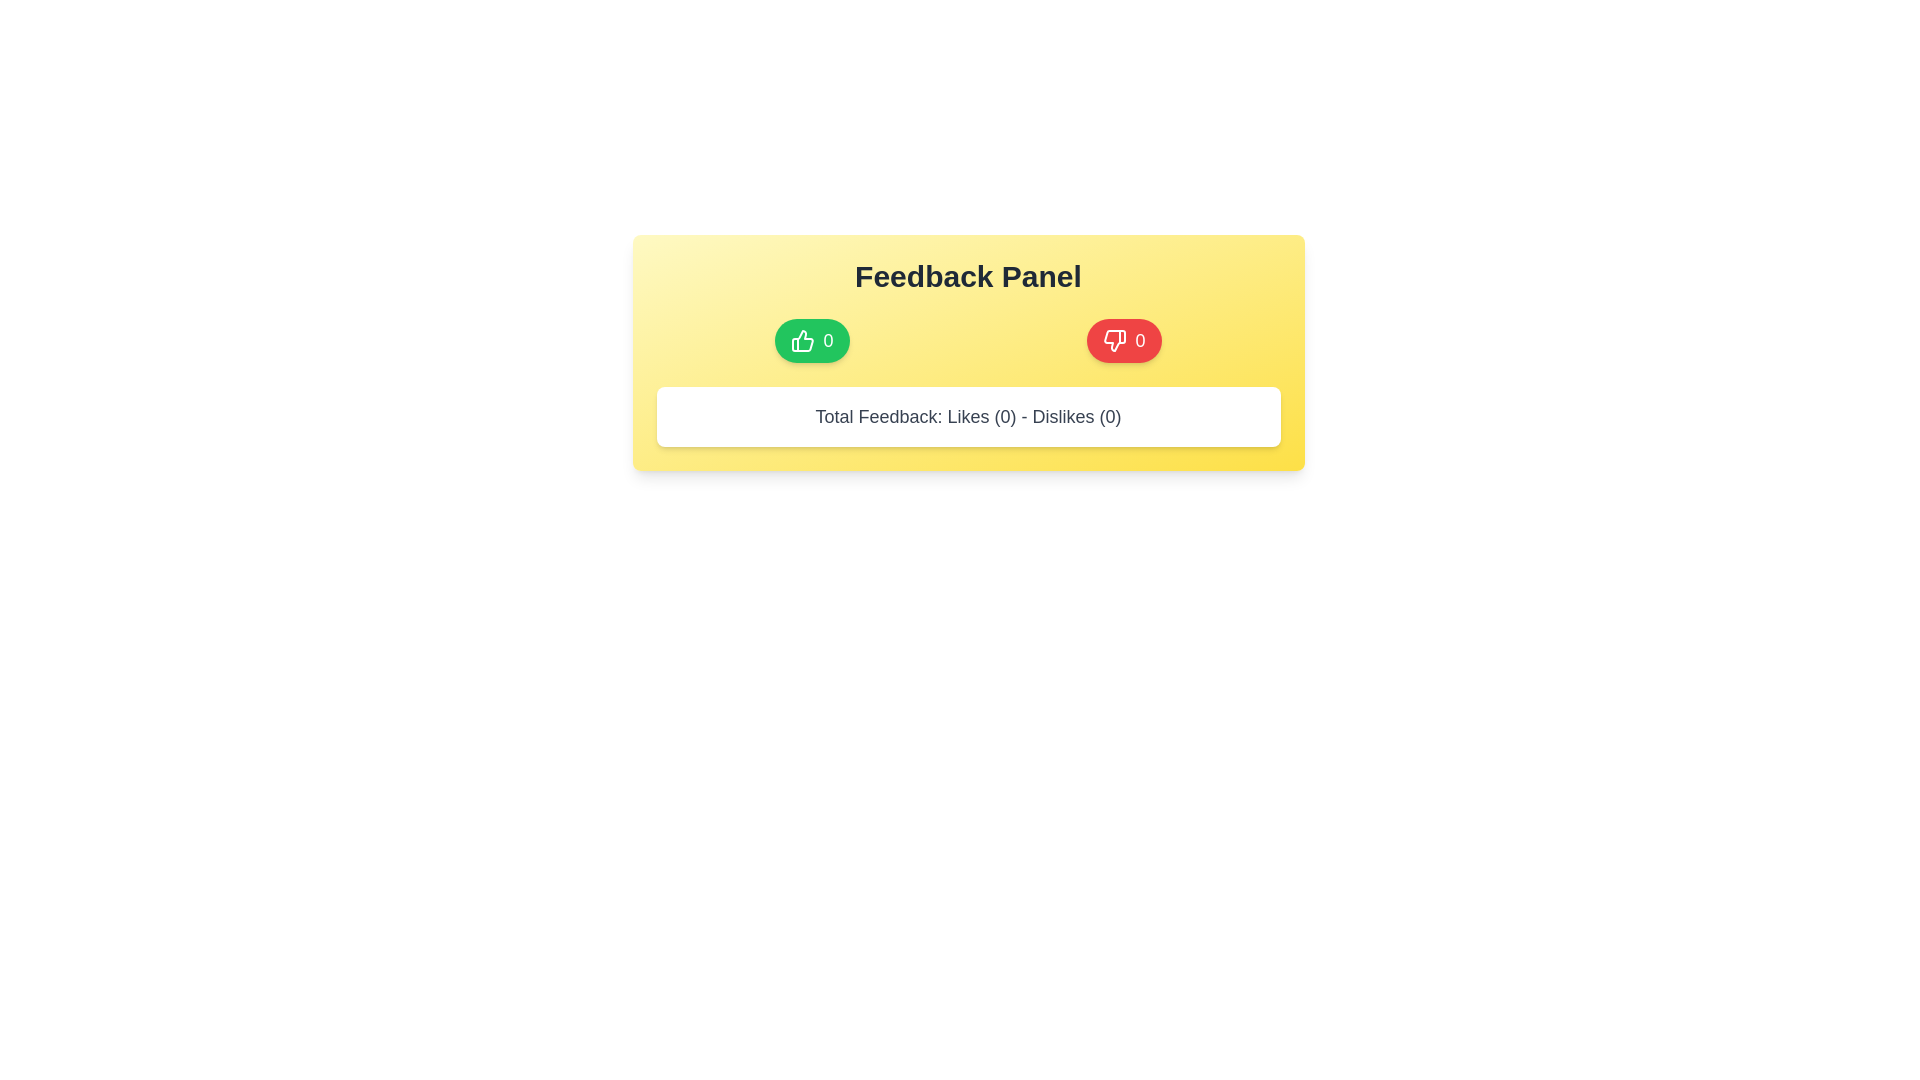  Describe the element at coordinates (1114, 339) in the screenshot. I see `the red feedback vote button to register a negative feedback, located to the right of the green thumbs-up button` at that location.